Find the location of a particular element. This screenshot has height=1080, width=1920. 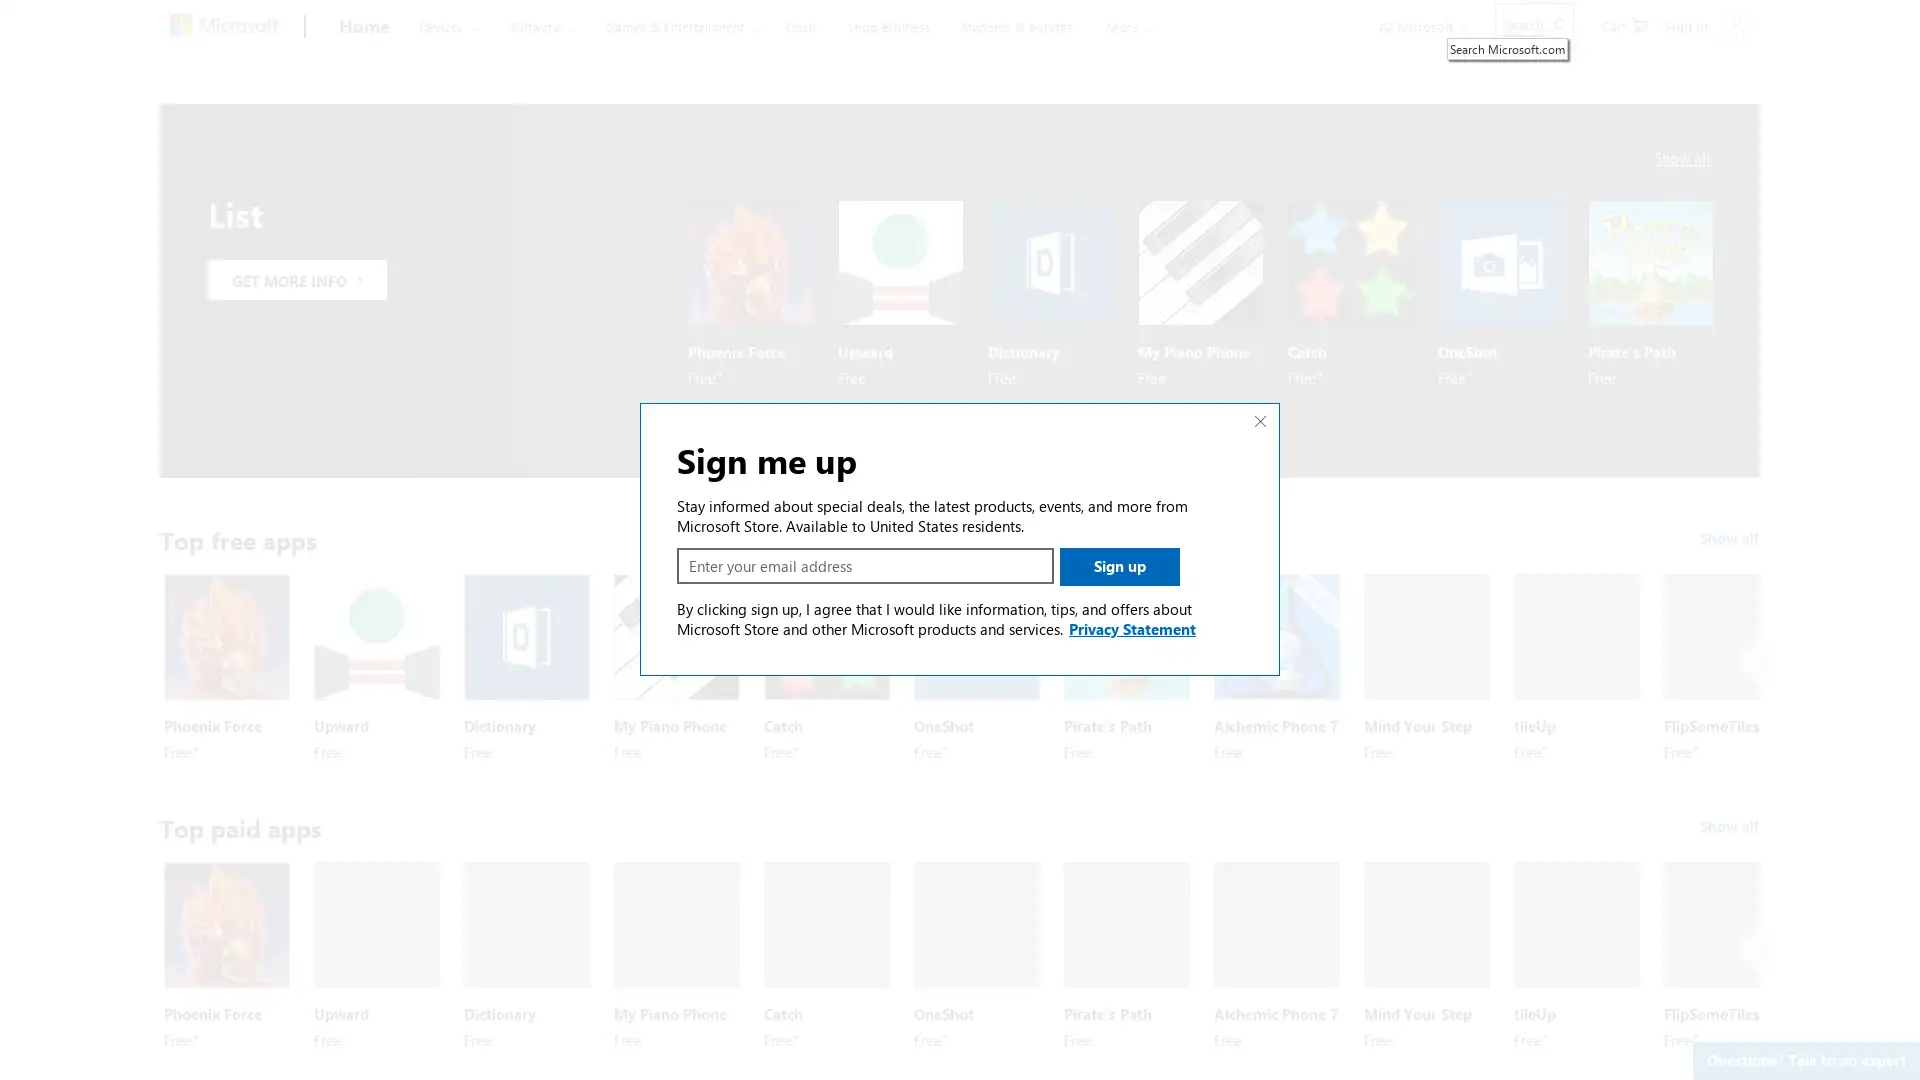

Software is located at coordinates (541, 26).